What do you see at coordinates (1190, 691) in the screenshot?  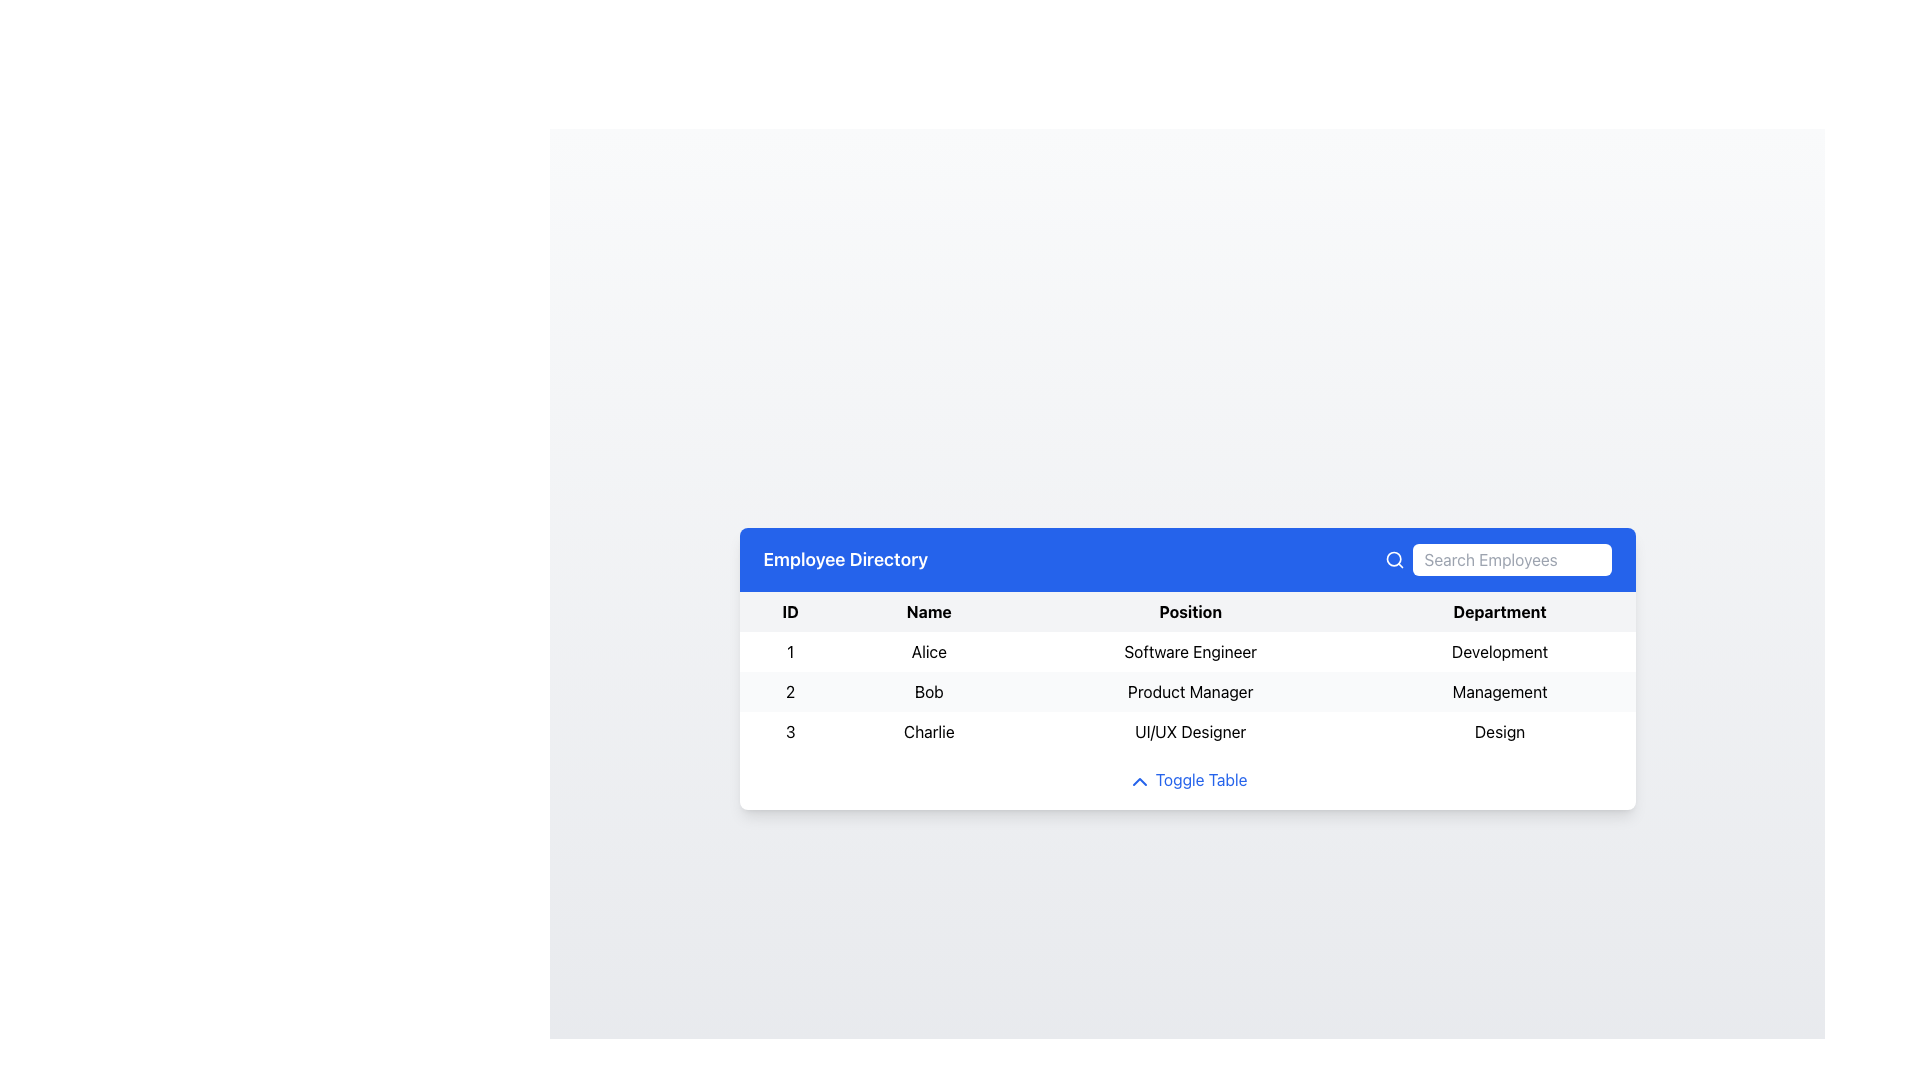 I see `the text element displaying 'Product Manager' located in the 'Position' column of the second row in the 'Employee Directory' table` at bounding box center [1190, 691].